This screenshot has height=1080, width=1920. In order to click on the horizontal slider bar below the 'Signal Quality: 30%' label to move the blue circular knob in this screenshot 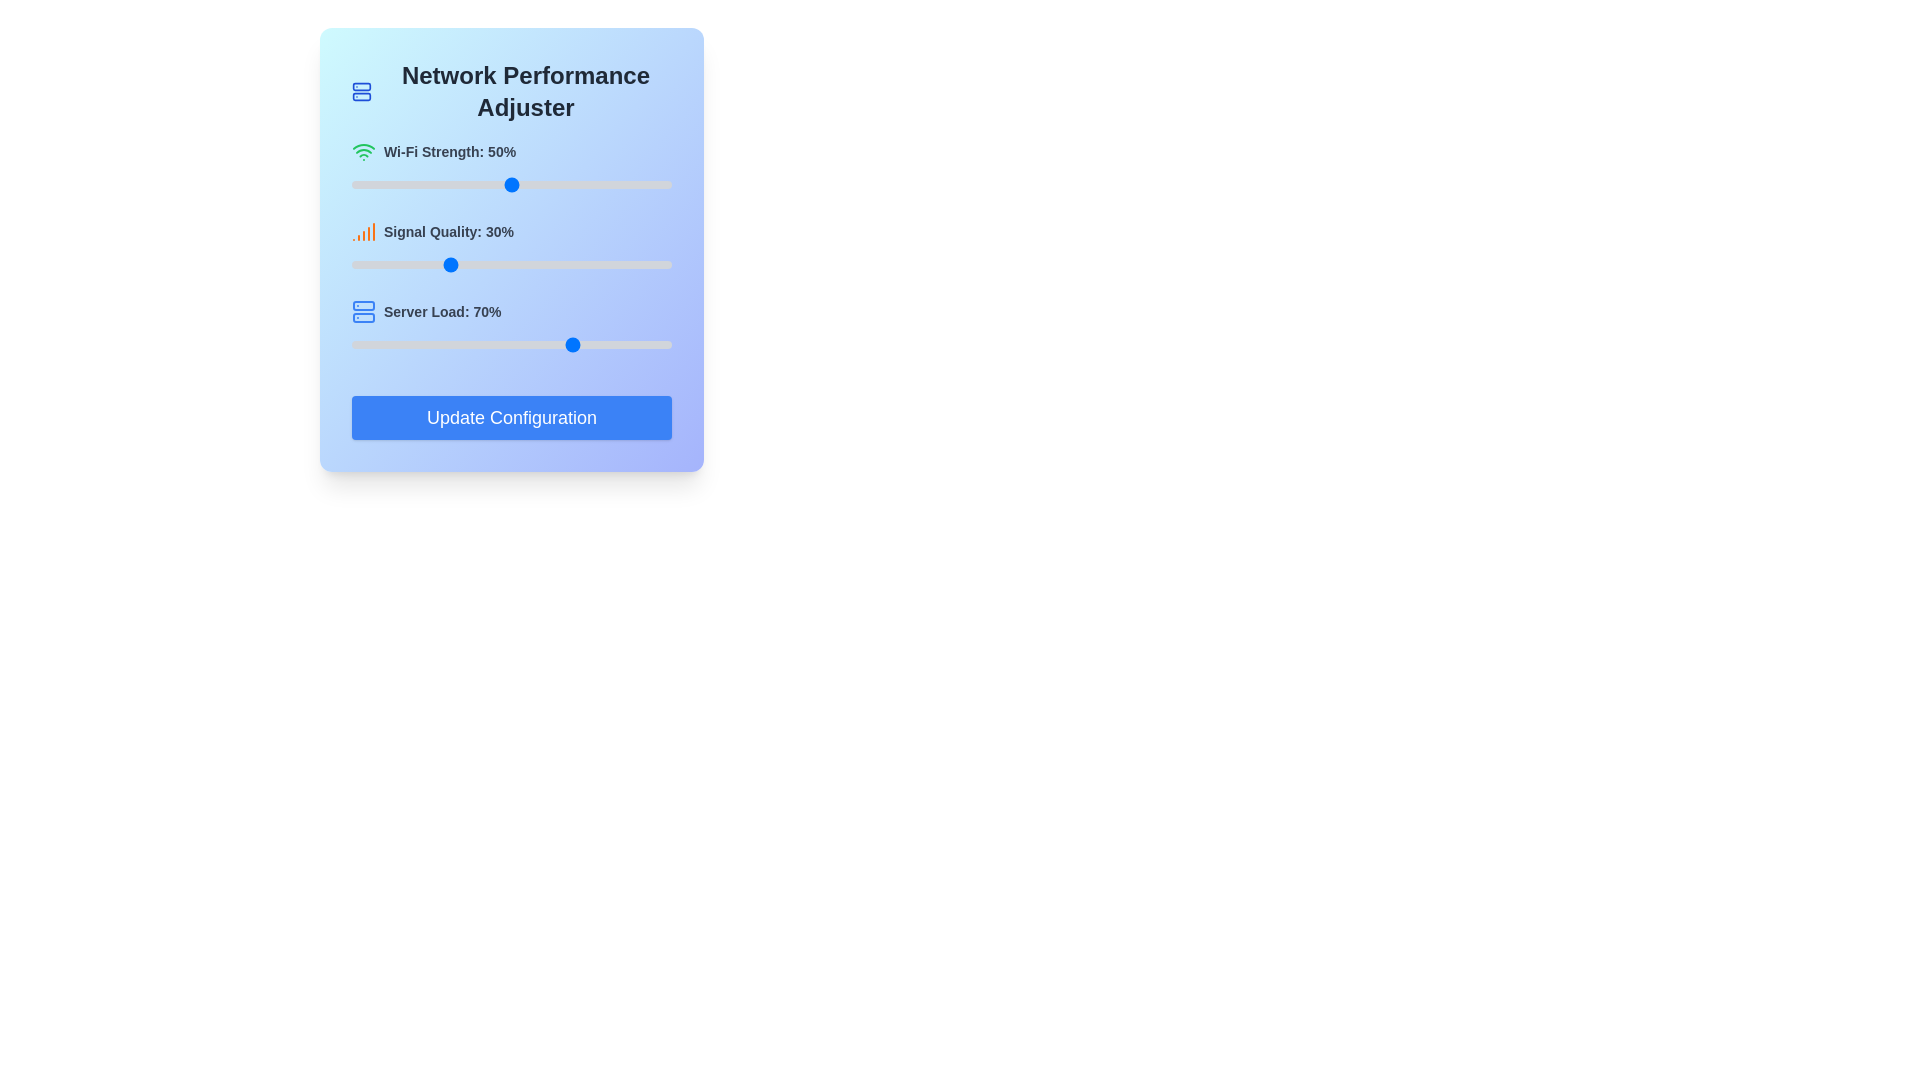, I will do `click(512, 264)`.